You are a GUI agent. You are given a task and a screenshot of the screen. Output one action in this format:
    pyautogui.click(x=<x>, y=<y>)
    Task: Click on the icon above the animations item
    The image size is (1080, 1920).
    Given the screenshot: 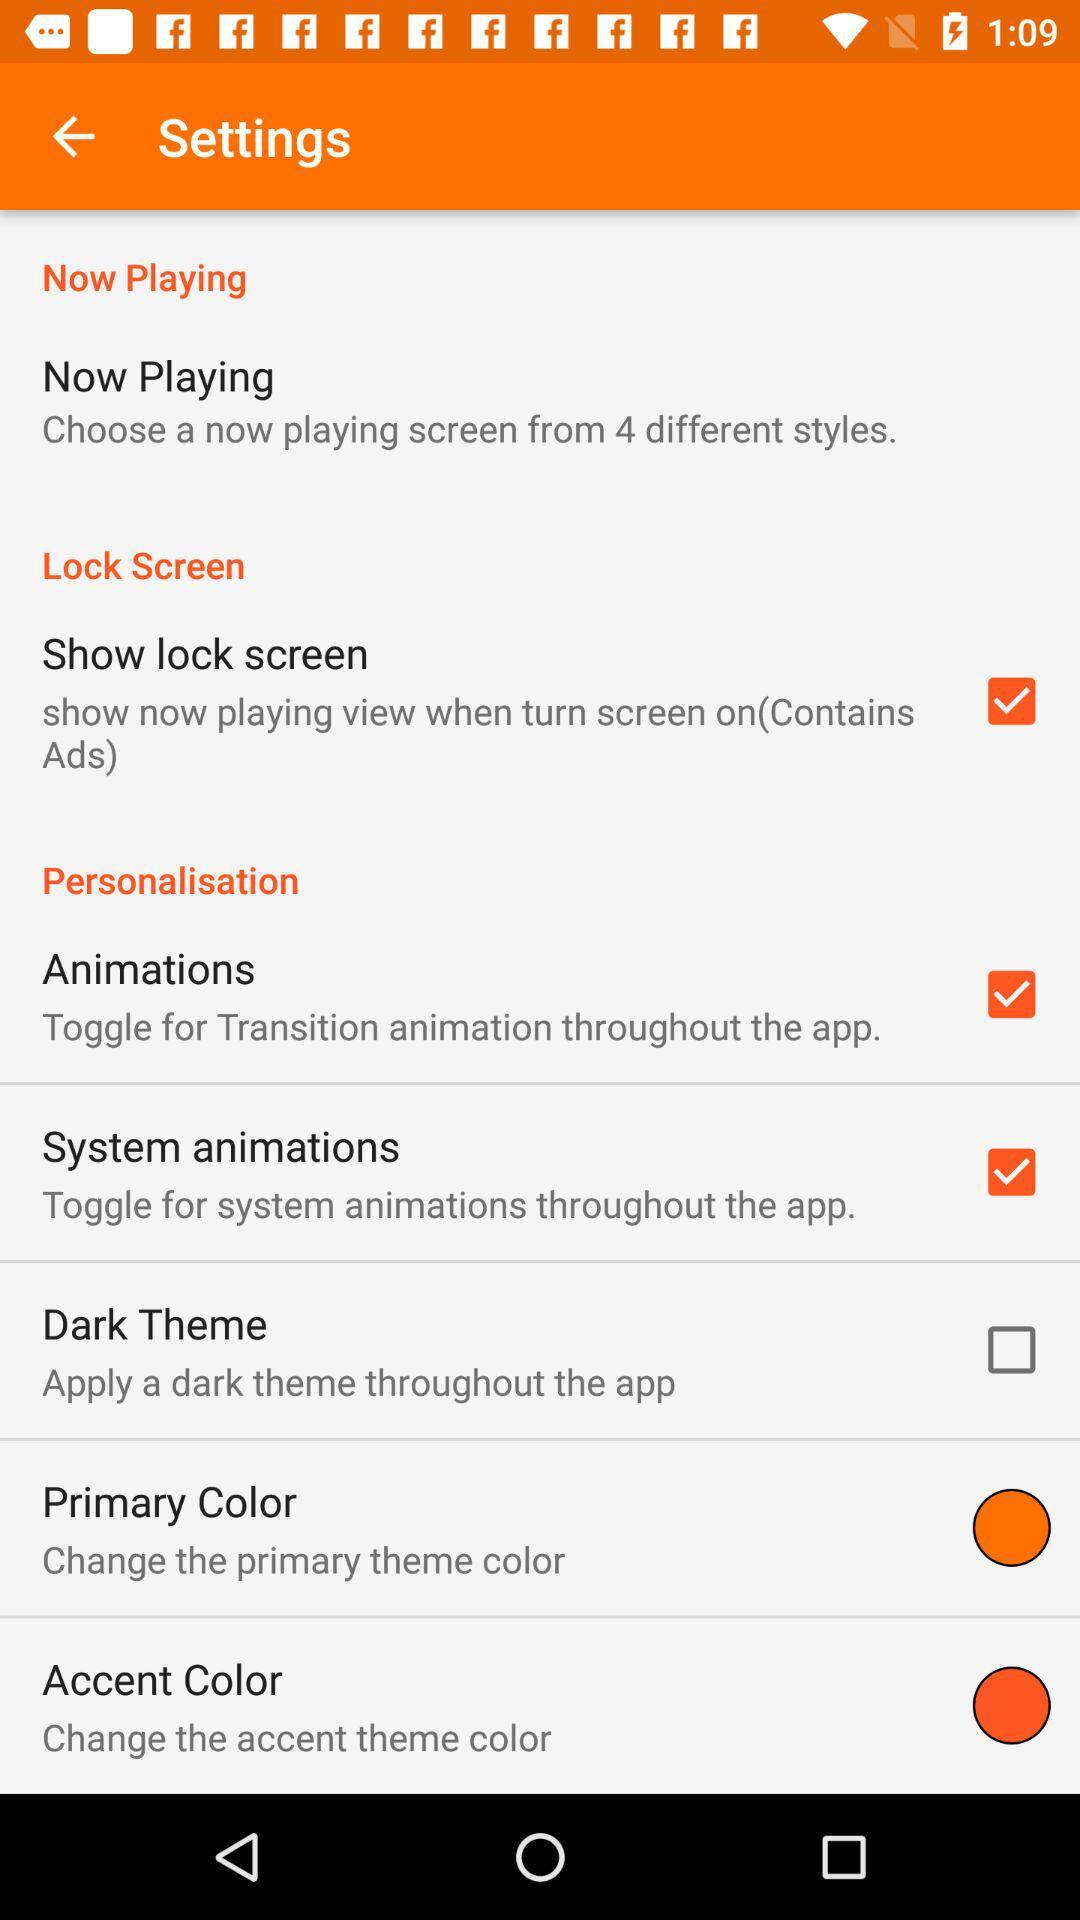 What is the action you would take?
    pyautogui.click(x=540, y=858)
    